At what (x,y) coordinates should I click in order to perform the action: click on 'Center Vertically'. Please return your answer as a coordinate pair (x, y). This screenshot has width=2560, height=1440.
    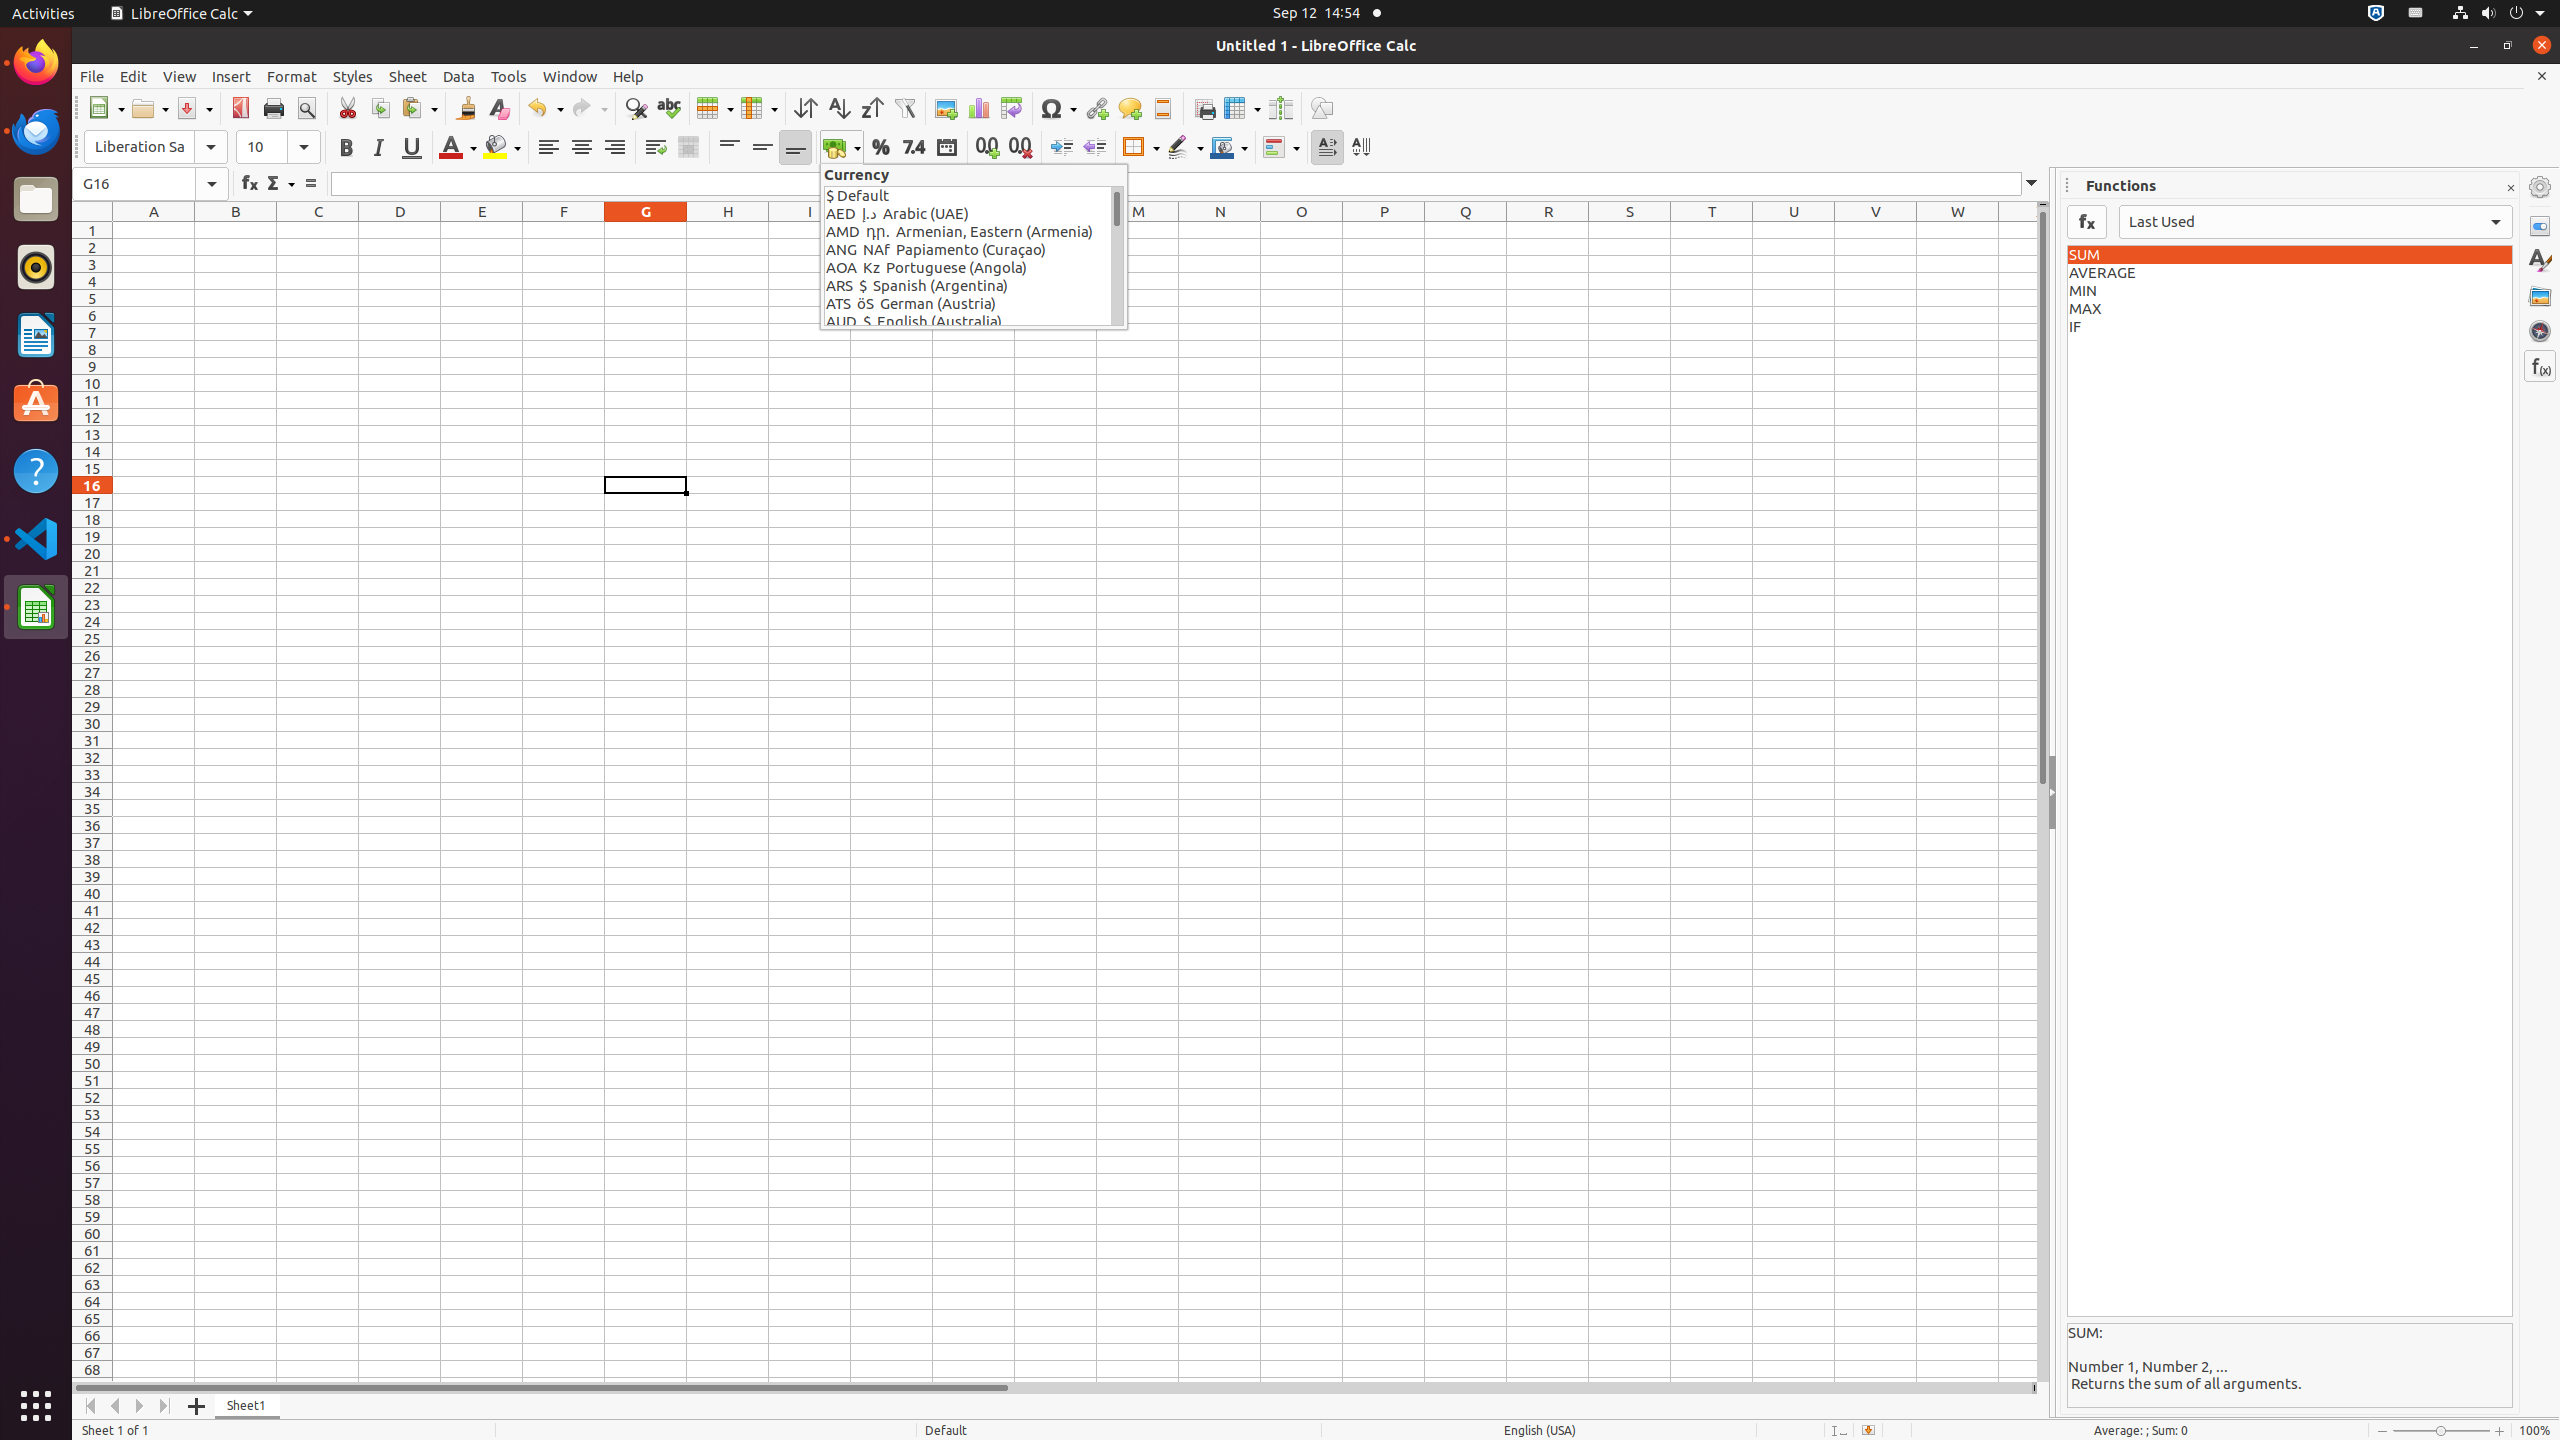
    Looking at the image, I should click on (762, 146).